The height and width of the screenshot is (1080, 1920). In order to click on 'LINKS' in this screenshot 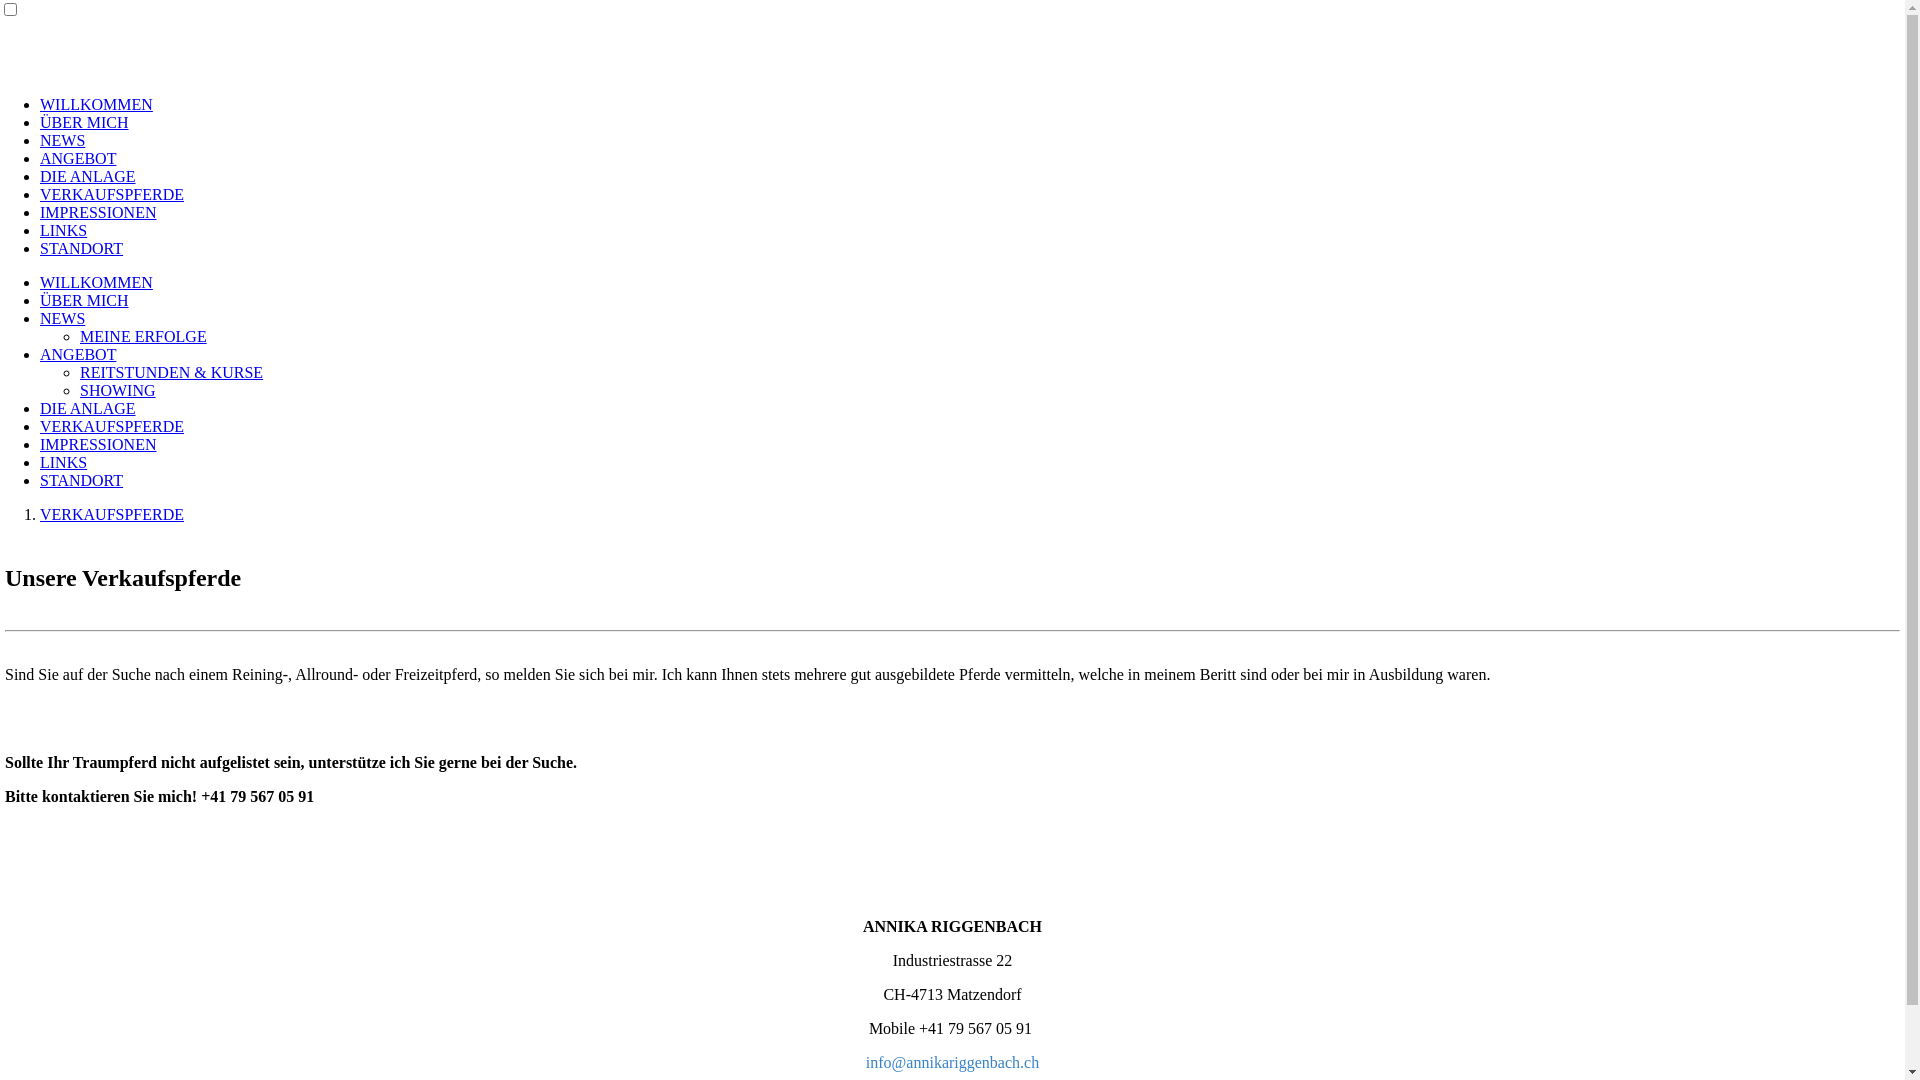, I will do `click(63, 229)`.